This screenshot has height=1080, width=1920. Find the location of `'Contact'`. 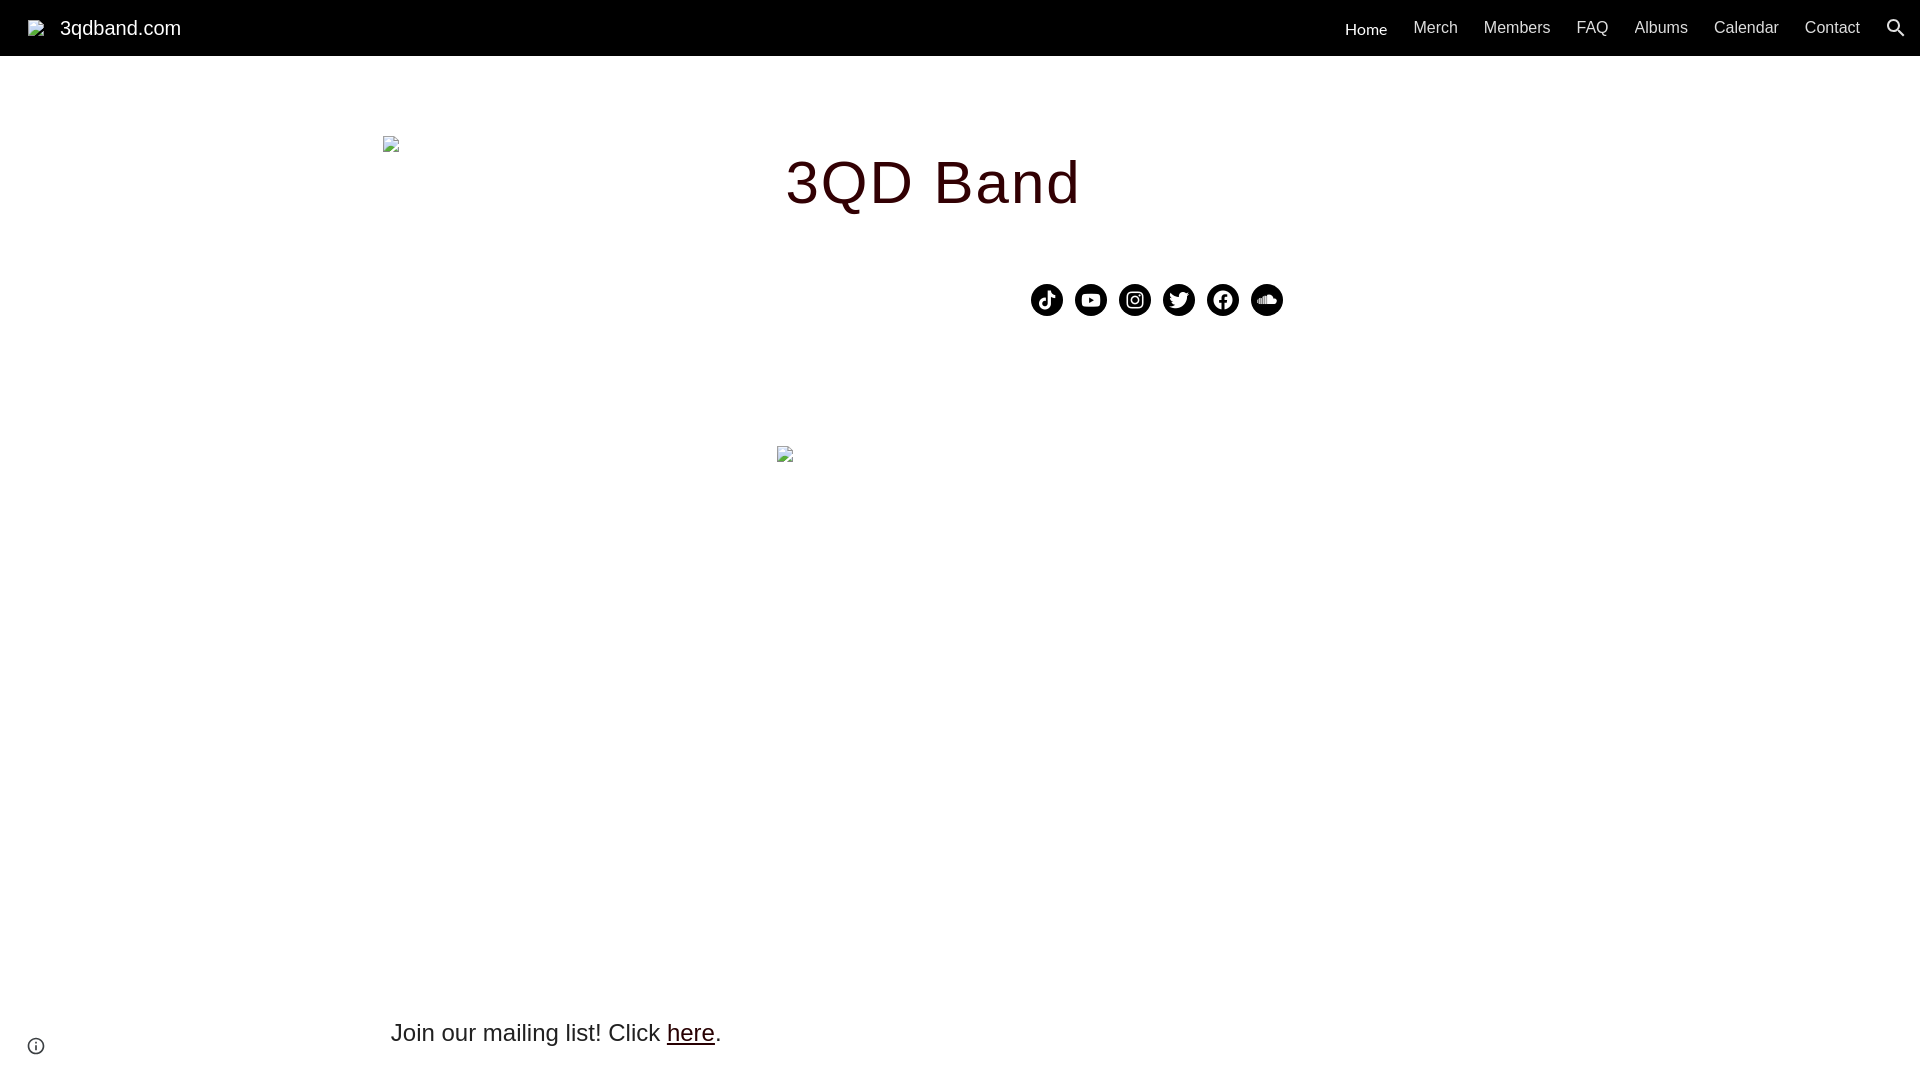

'Contact' is located at coordinates (1804, 27).